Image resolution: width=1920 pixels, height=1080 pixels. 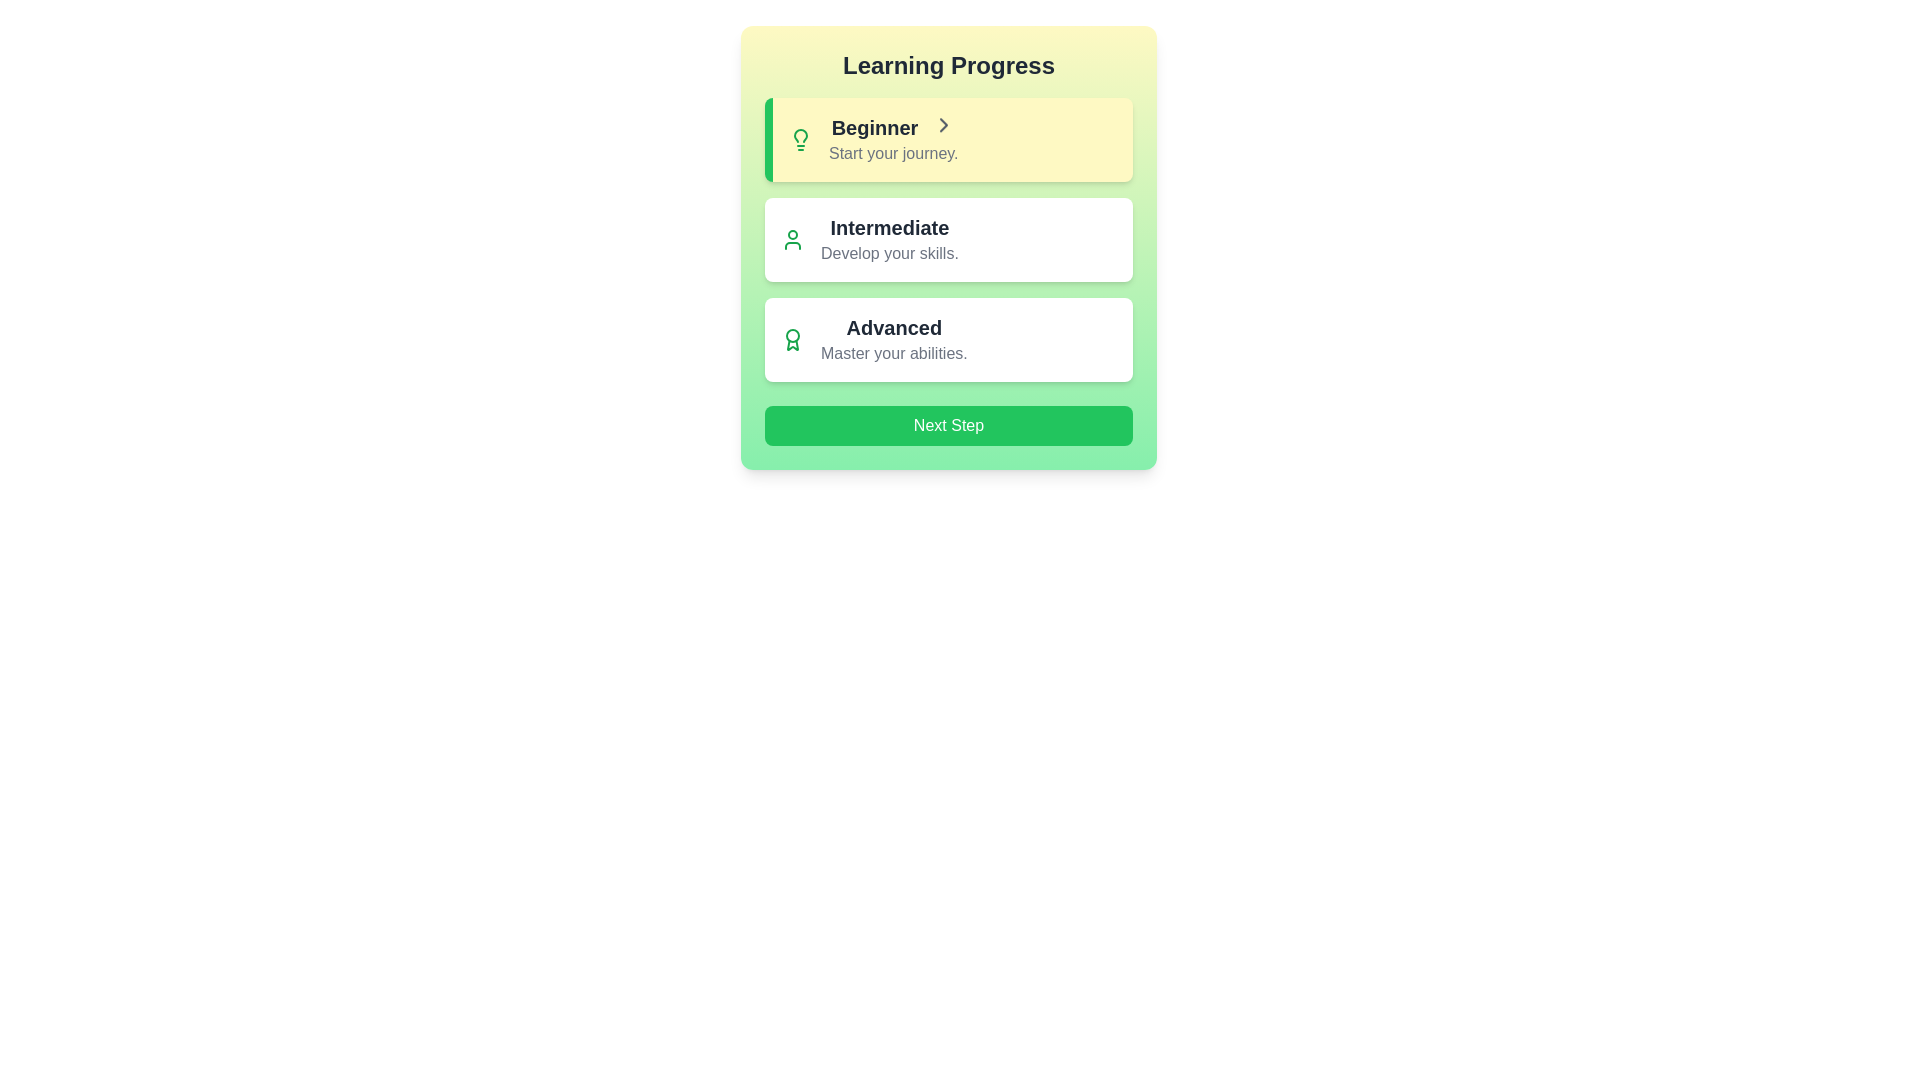 What do you see at coordinates (888, 253) in the screenshot?
I see `the text that provides additional descriptive information about the 'Intermediate' learning level, located directly under the 'Intermediate' text in the 'Learning Progress' section` at bounding box center [888, 253].